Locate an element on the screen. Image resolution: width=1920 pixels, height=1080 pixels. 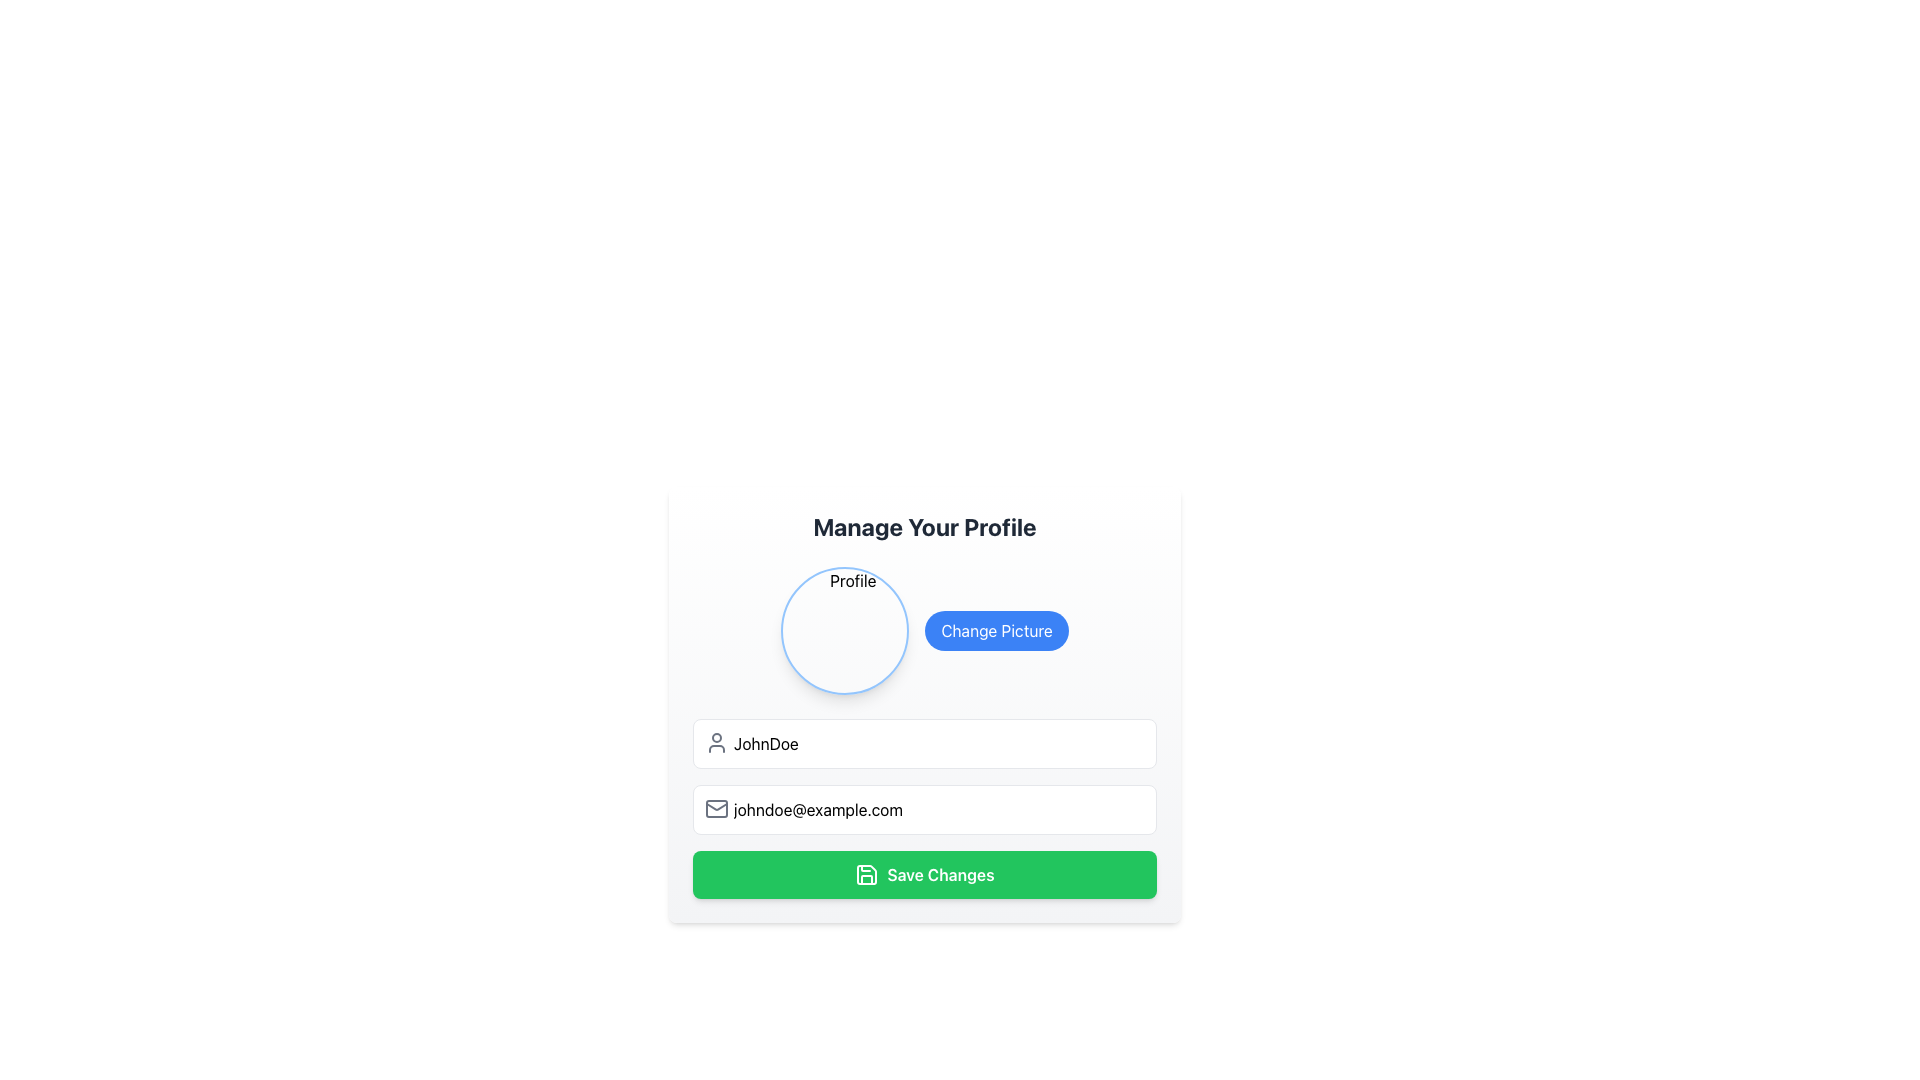
the small, green-lined save icon resembling a floppy disk located inside the 'Save Changes' button, adjacent to the button's label text is located at coordinates (867, 874).